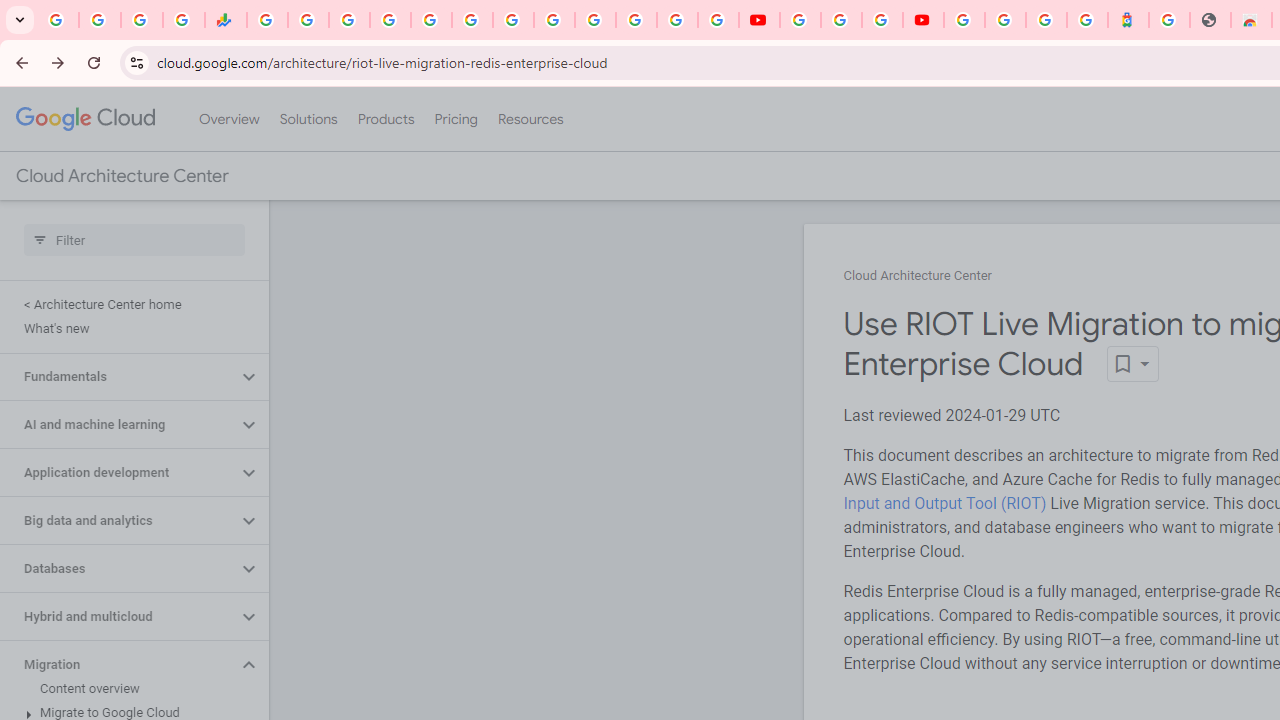  I want to click on 'Solutions', so click(307, 119).